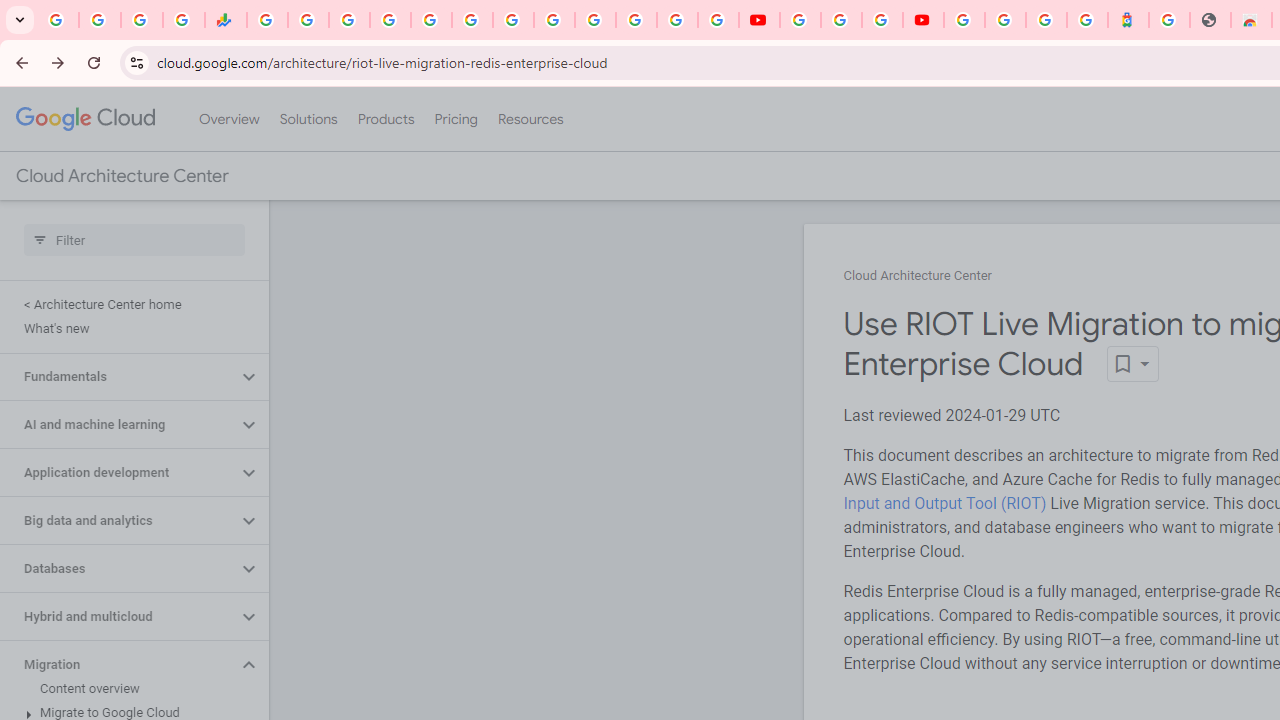  I want to click on 'Solutions', so click(307, 119).